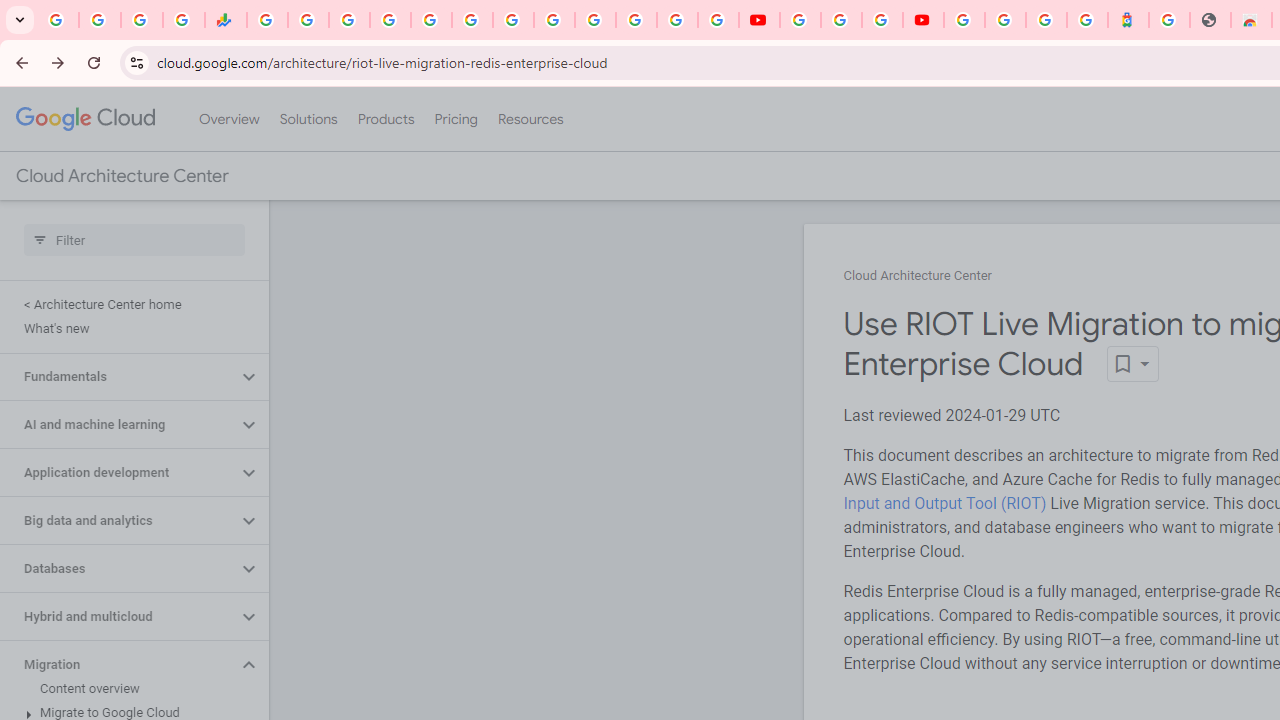  I want to click on 'Solutions', so click(307, 119).